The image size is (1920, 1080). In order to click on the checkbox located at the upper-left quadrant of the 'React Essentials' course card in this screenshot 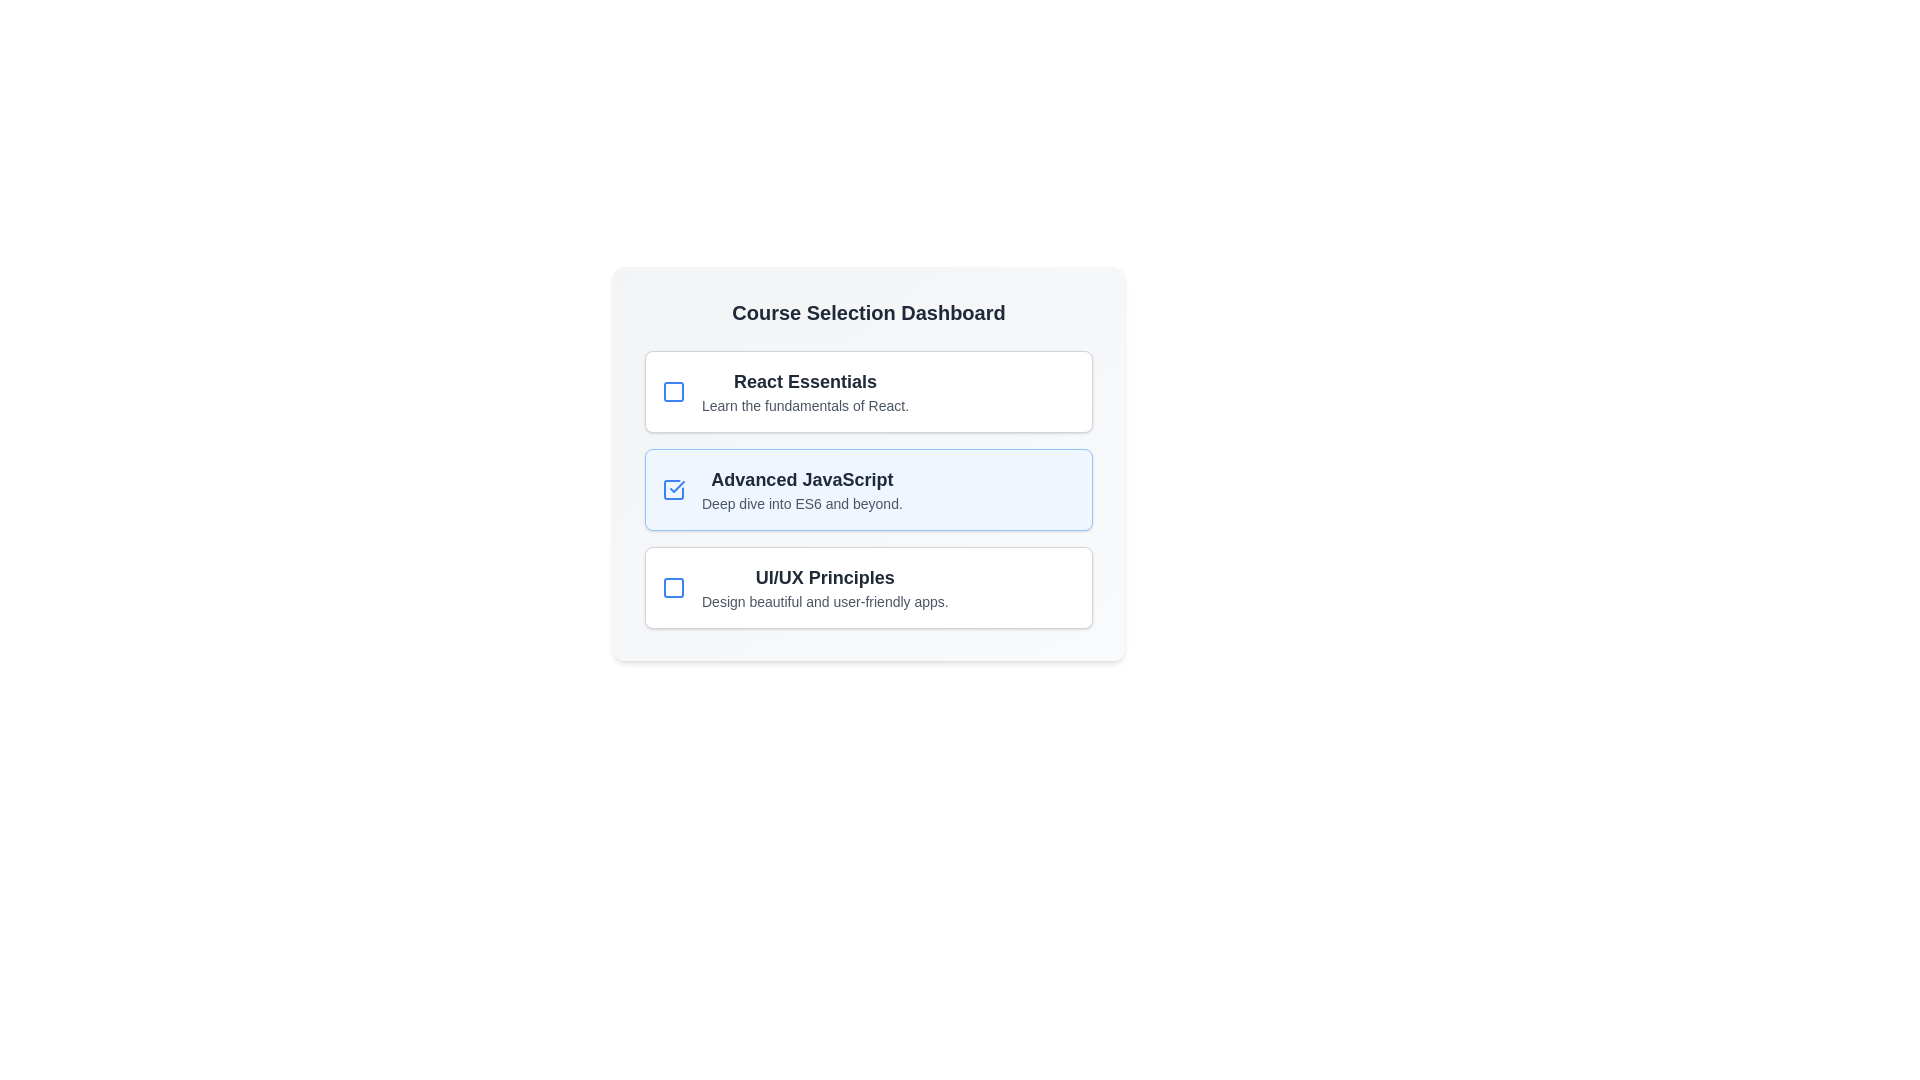, I will do `click(673, 392)`.